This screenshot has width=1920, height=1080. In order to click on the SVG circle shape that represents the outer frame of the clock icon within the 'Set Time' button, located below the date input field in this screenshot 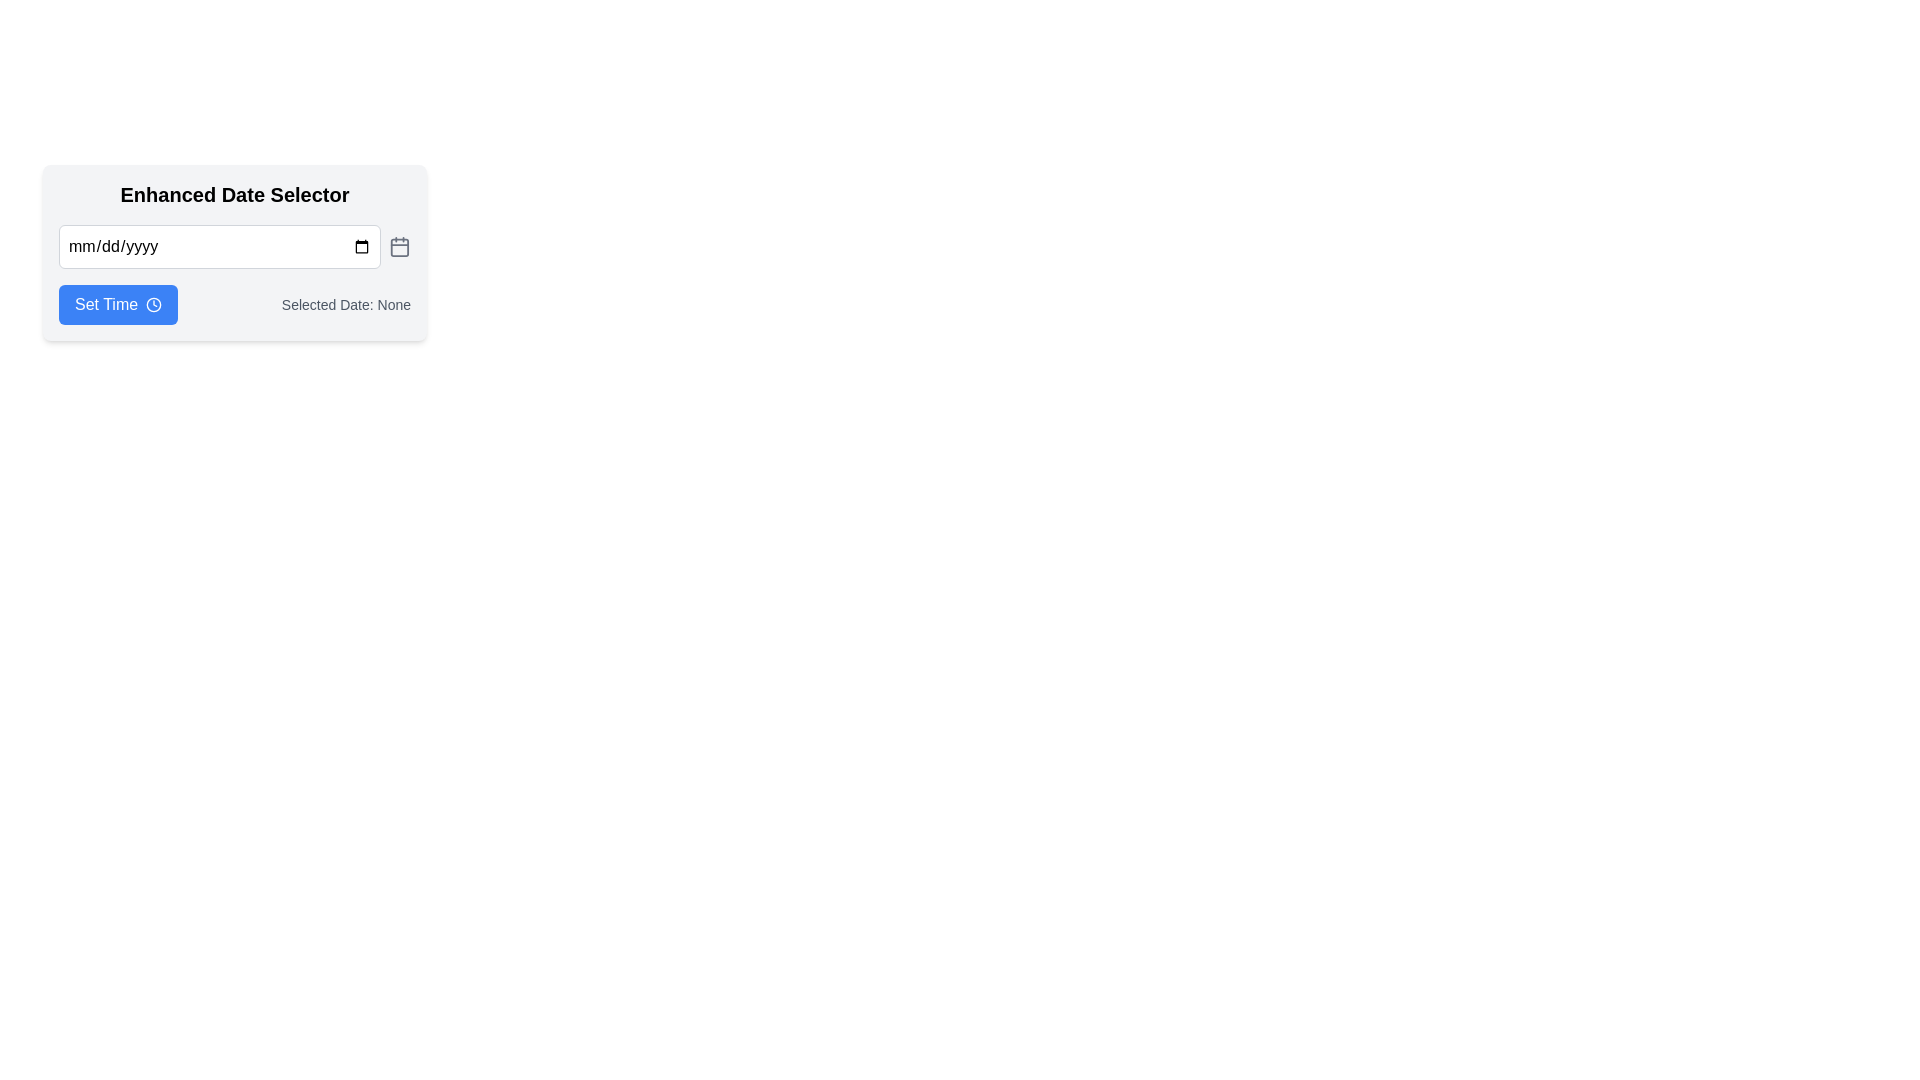, I will do `click(153, 304)`.